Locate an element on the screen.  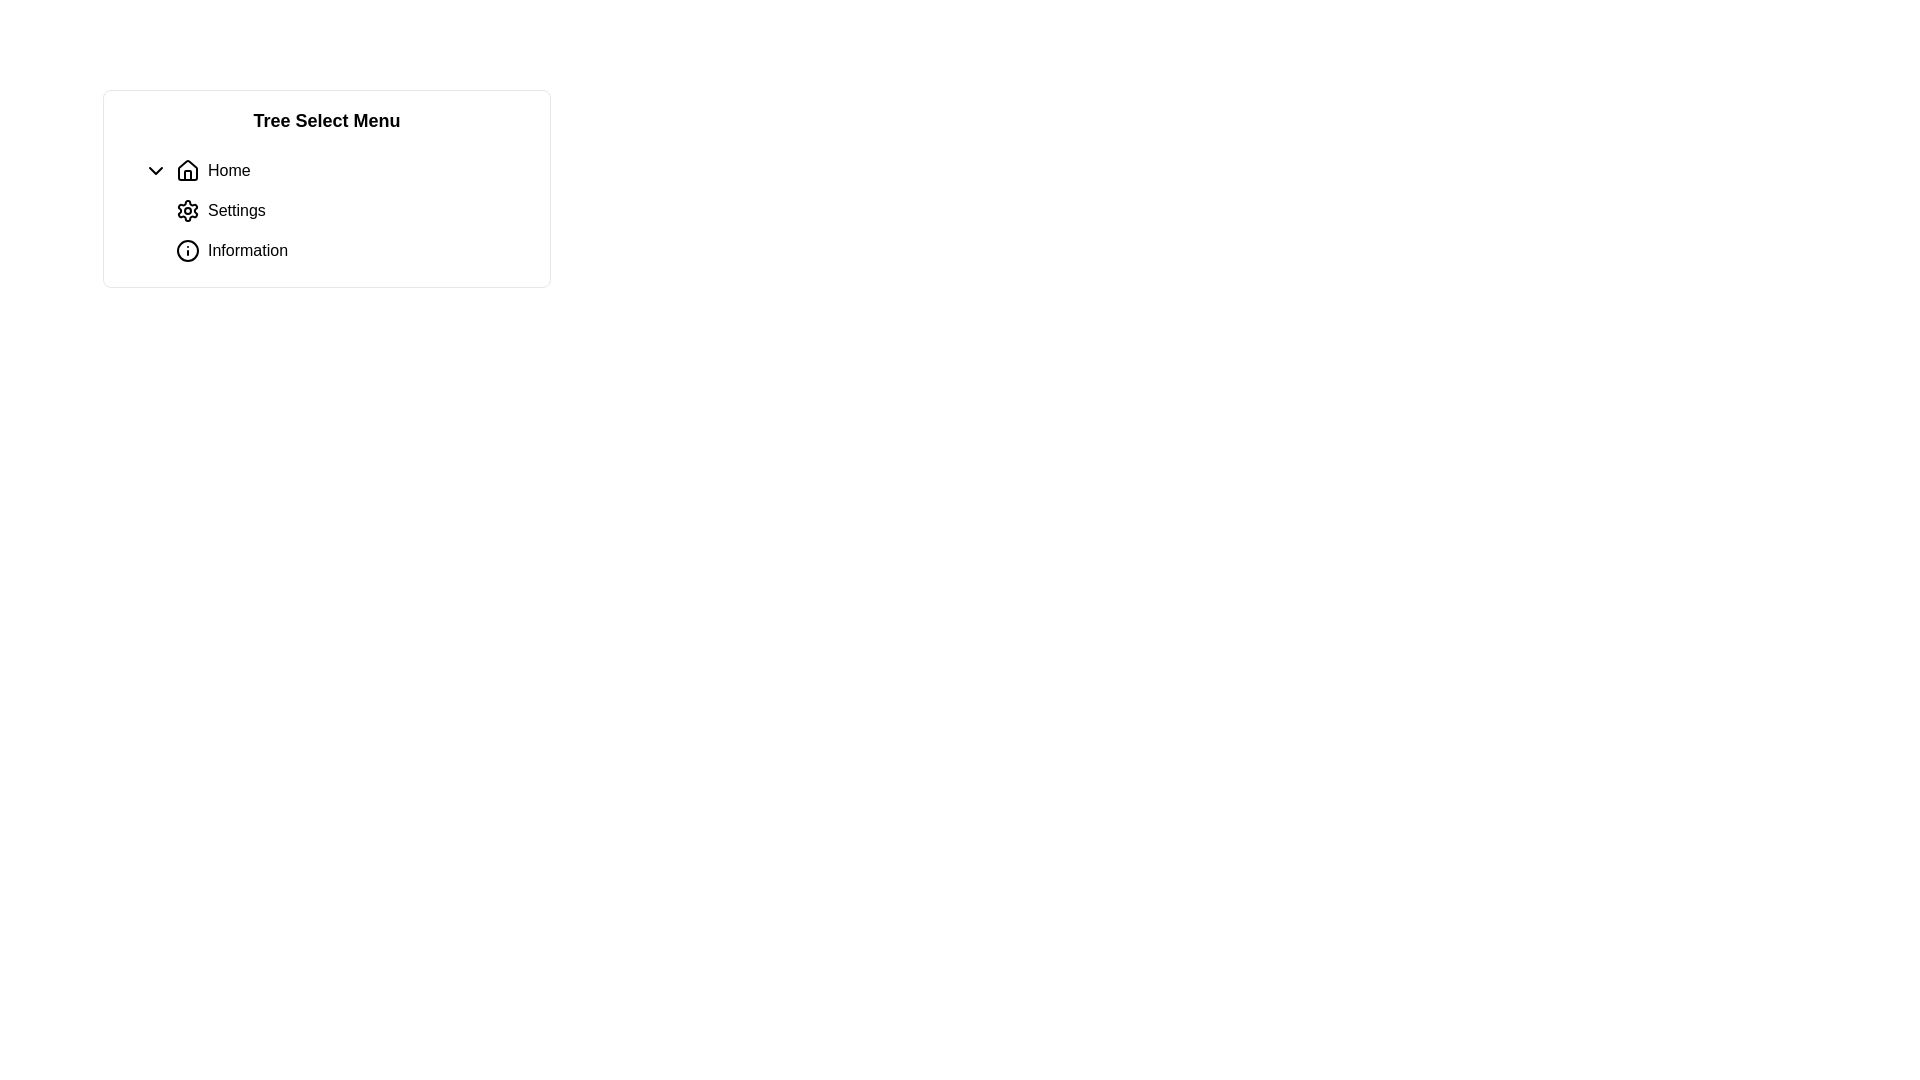
the downward chevron icon located to the left of the 'Home' text in the 'Tree Select Menu' is located at coordinates (155, 169).